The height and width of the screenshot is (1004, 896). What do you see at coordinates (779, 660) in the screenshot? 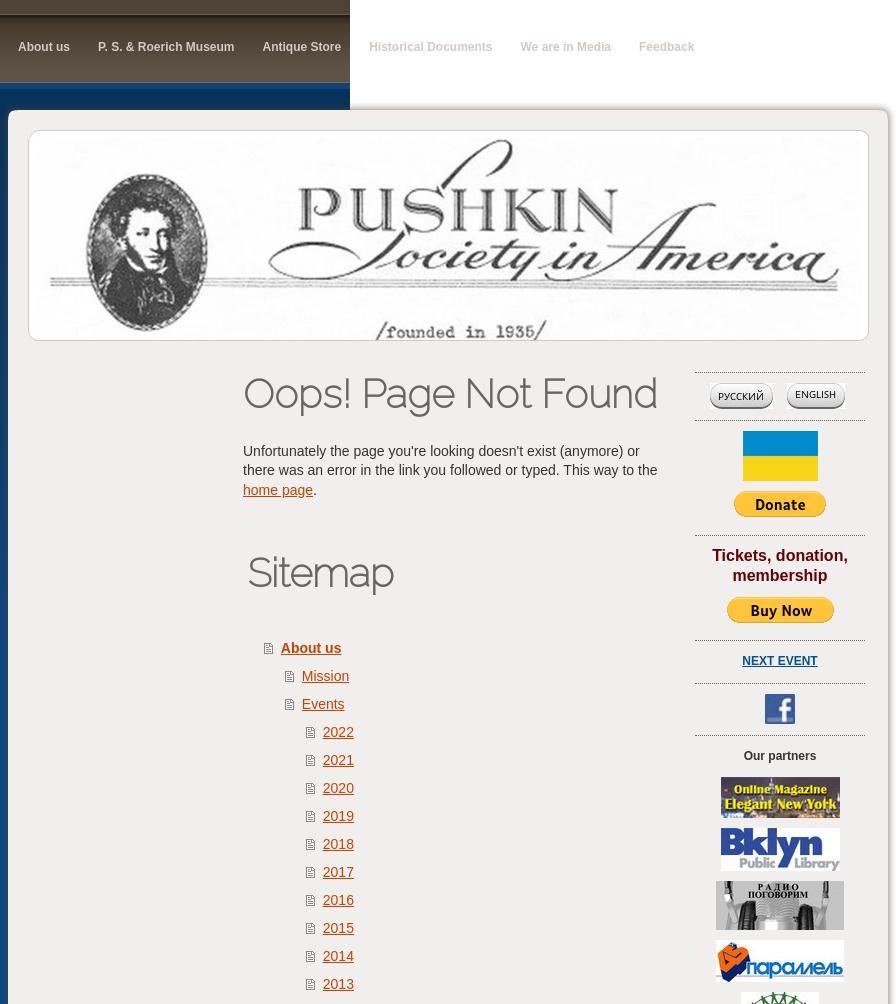
I see `'NEXT EVENT'` at bounding box center [779, 660].